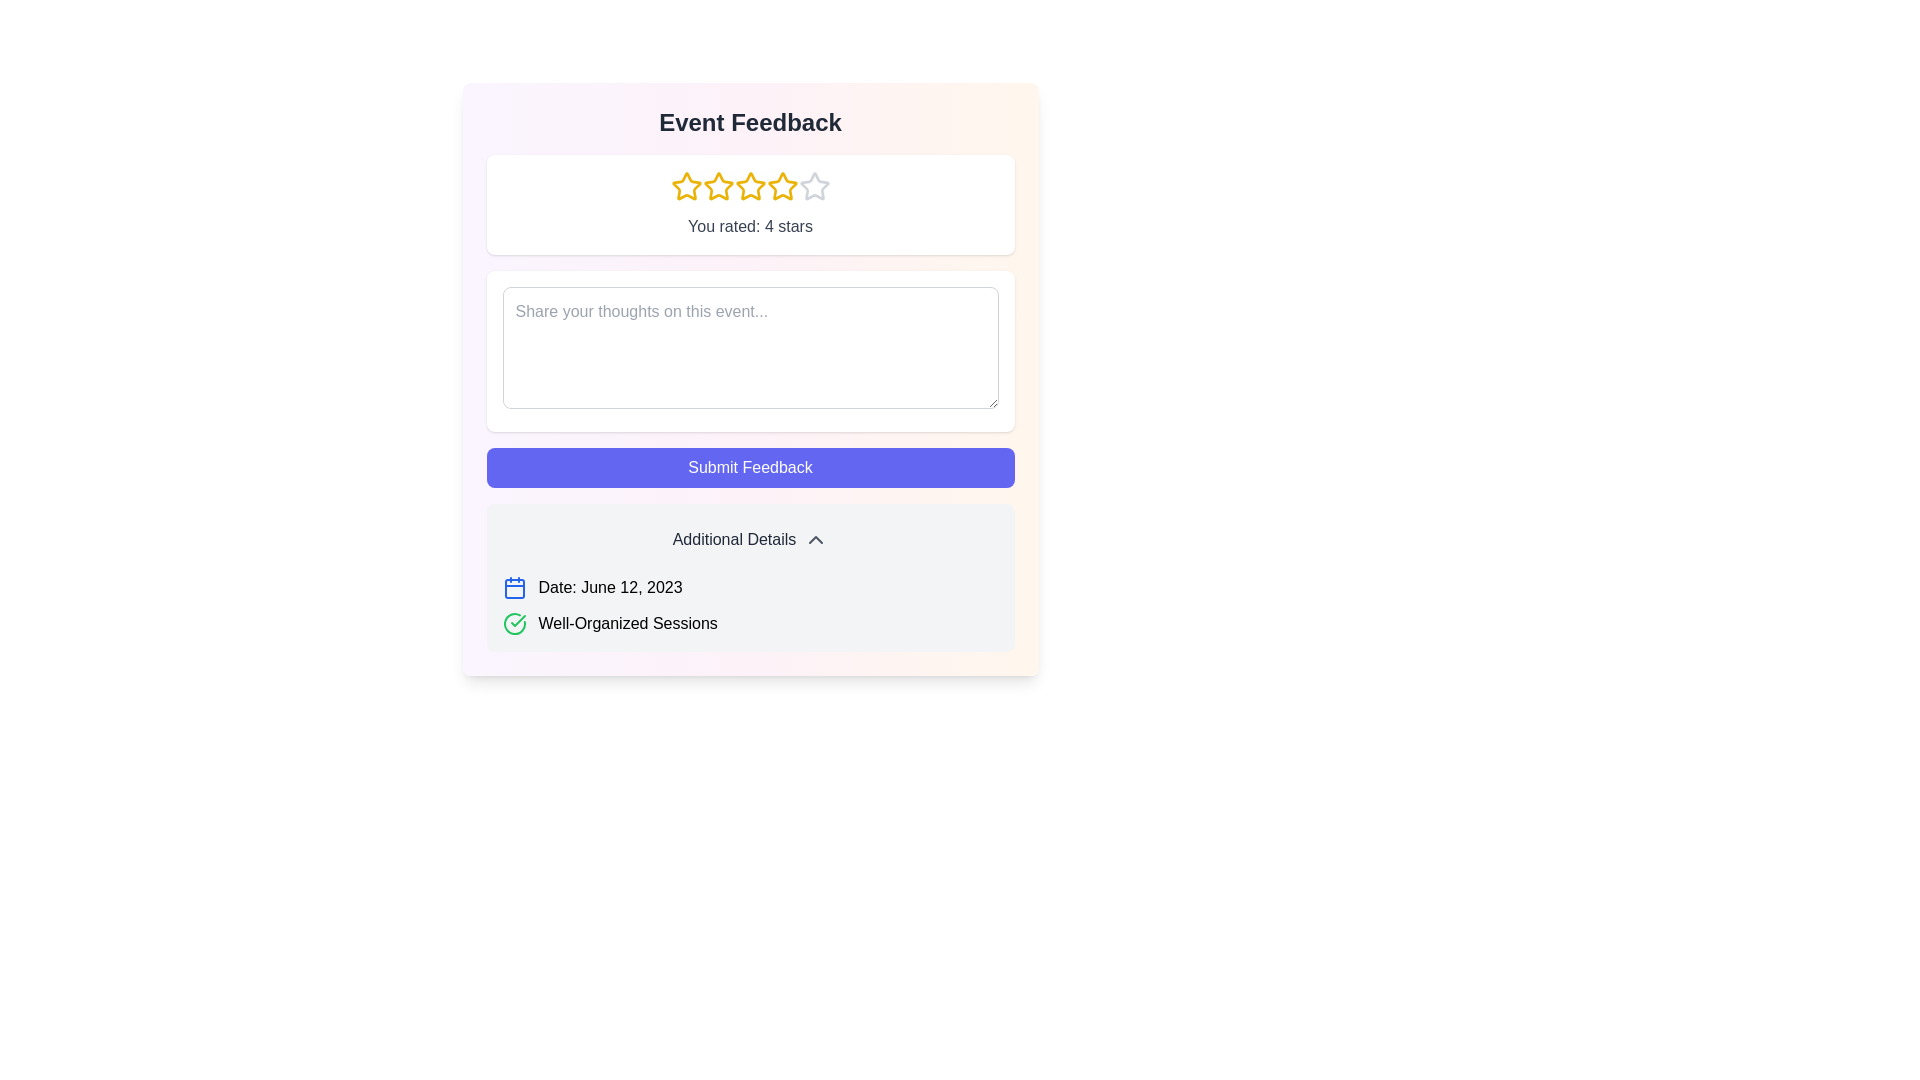  What do you see at coordinates (718, 186) in the screenshot?
I see `the second star icon in the rating system located in the 'Event Feedback' area` at bounding box center [718, 186].